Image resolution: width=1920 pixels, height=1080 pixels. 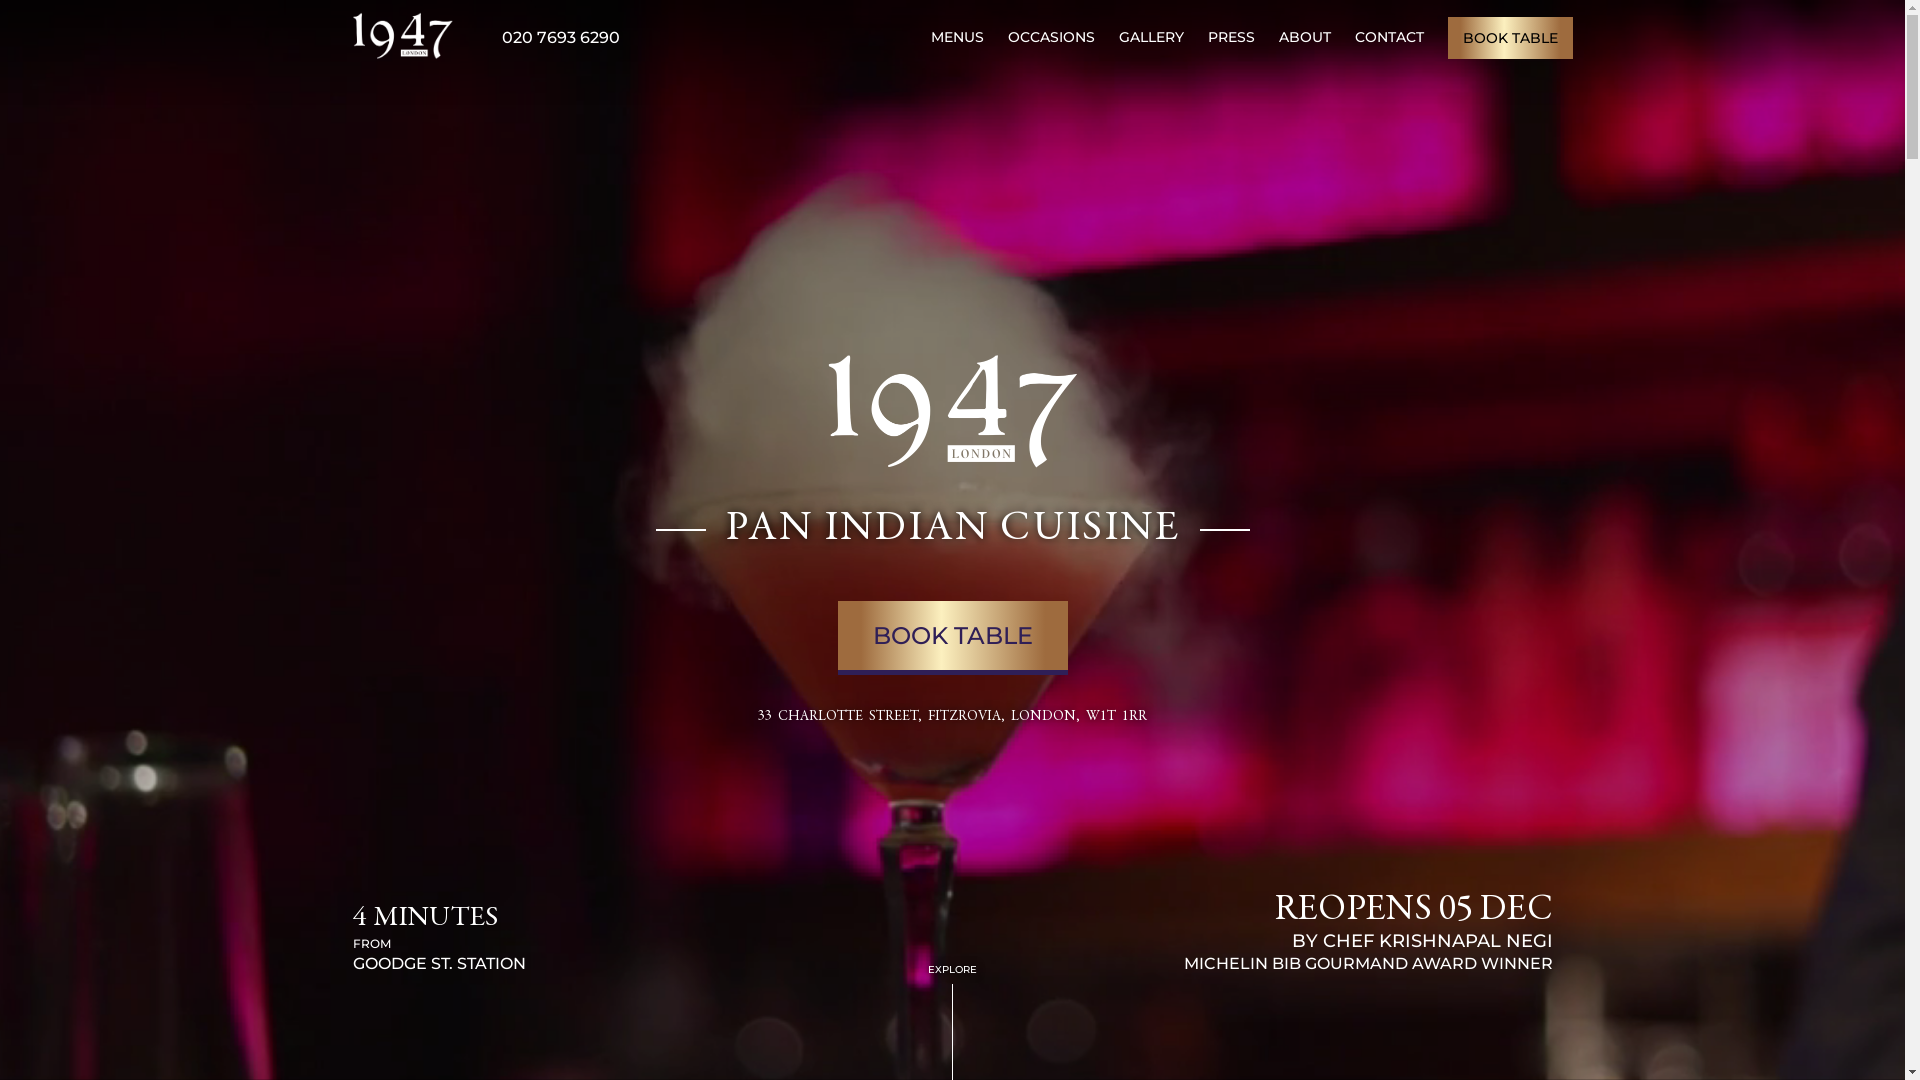 What do you see at coordinates (1276, 37) in the screenshot?
I see `'ABOUT'` at bounding box center [1276, 37].